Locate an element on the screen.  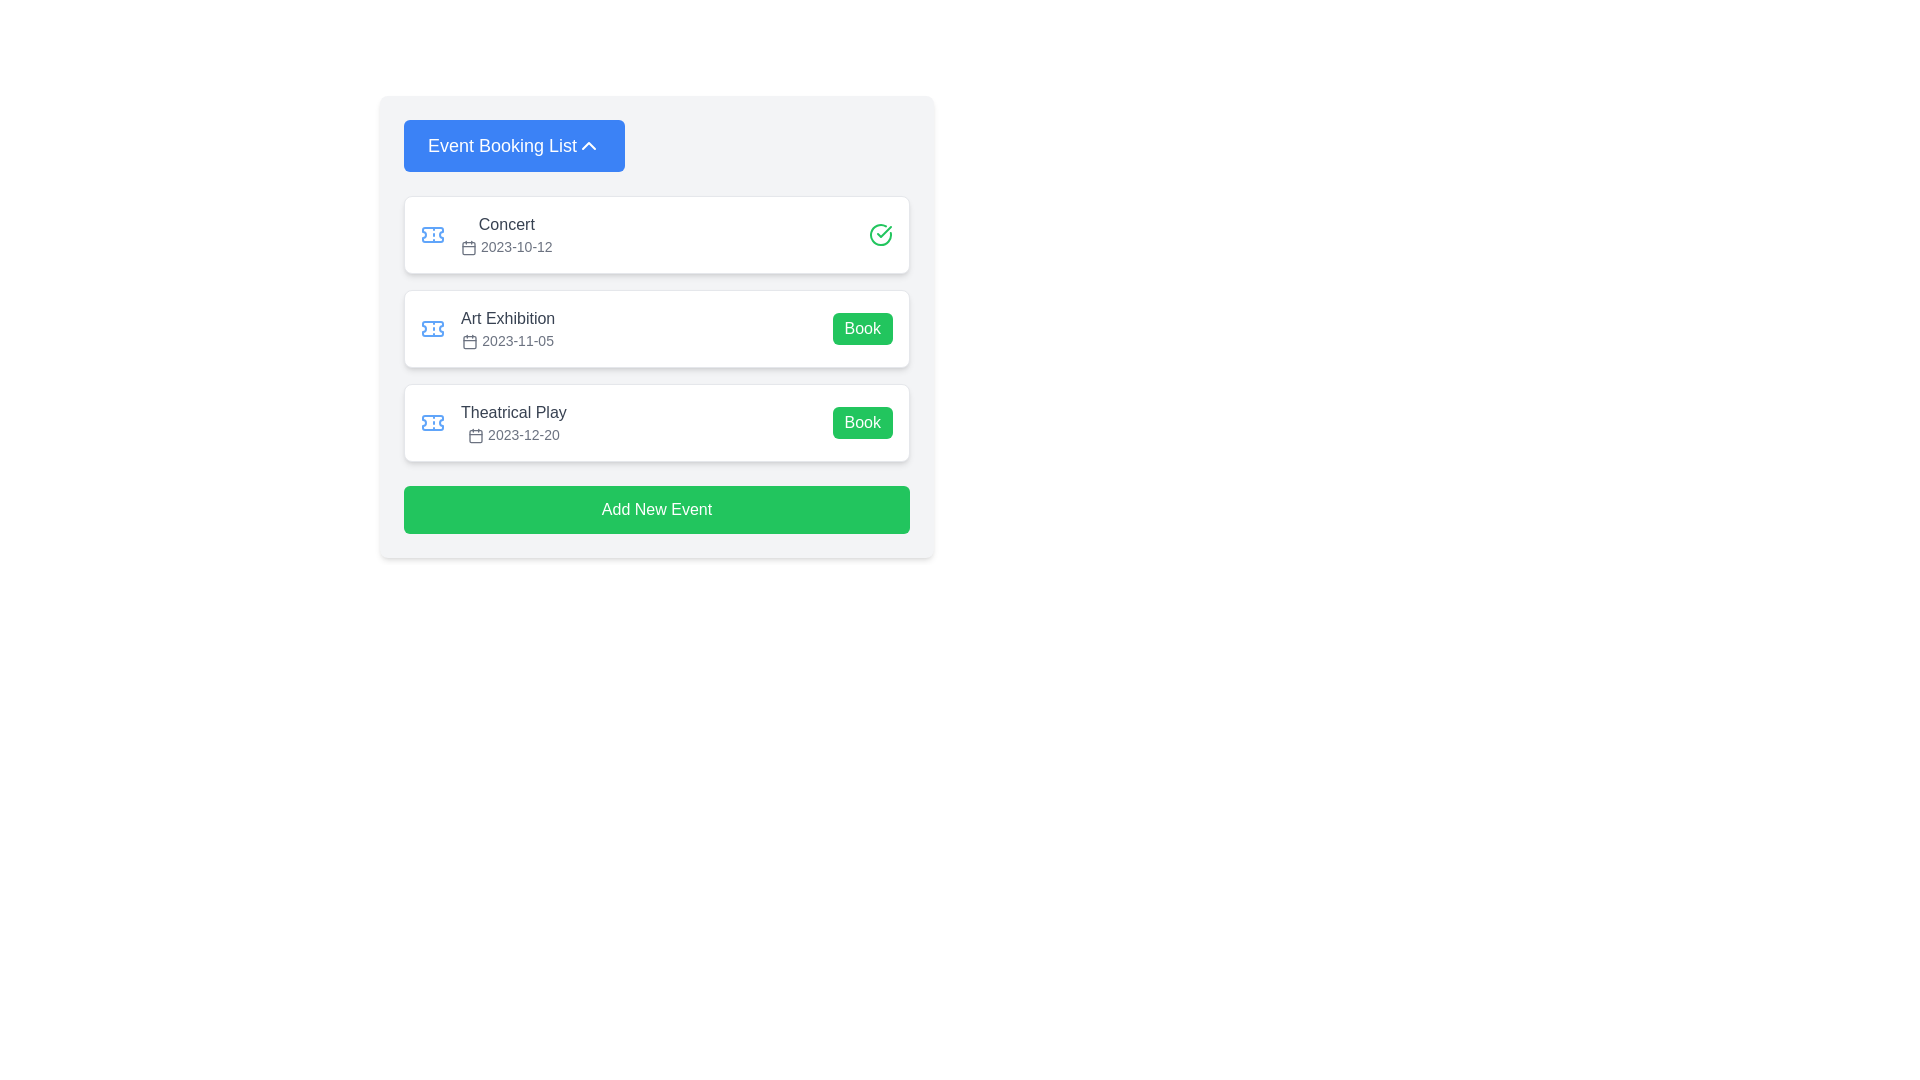
SVG rectangle element representing the calendar date feature in the 'Art Exhibition' event entry located to the left of the '2023-11-05' date by clicking on it is located at coordinates (469, 342).